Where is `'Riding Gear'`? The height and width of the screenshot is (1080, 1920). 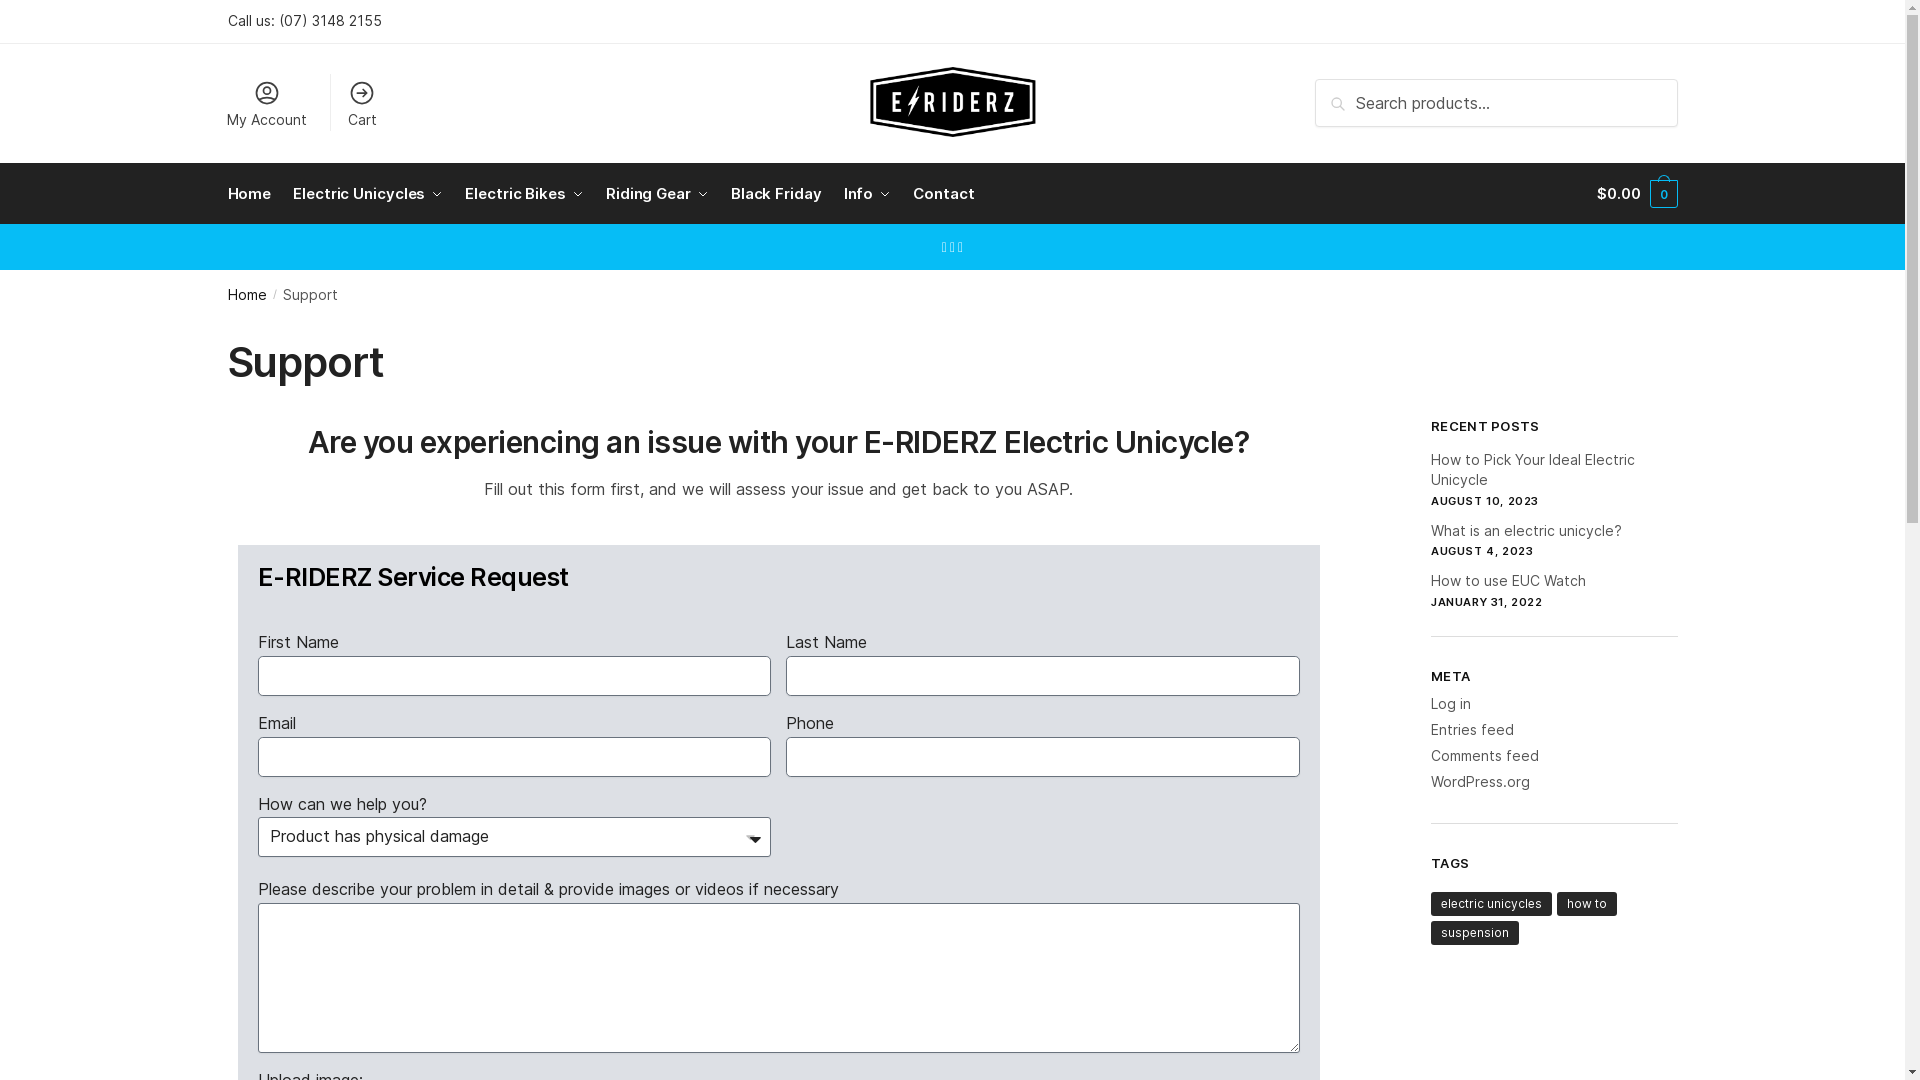 'Riding Gear' is located at coordinates (657, 193).